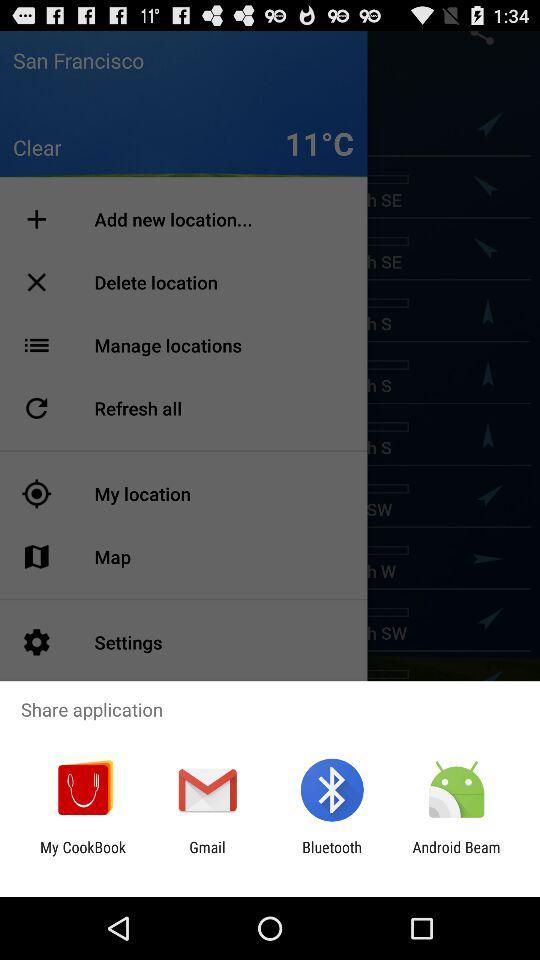  I want to click on item to the left of the gmail icon, so click(82, 855).